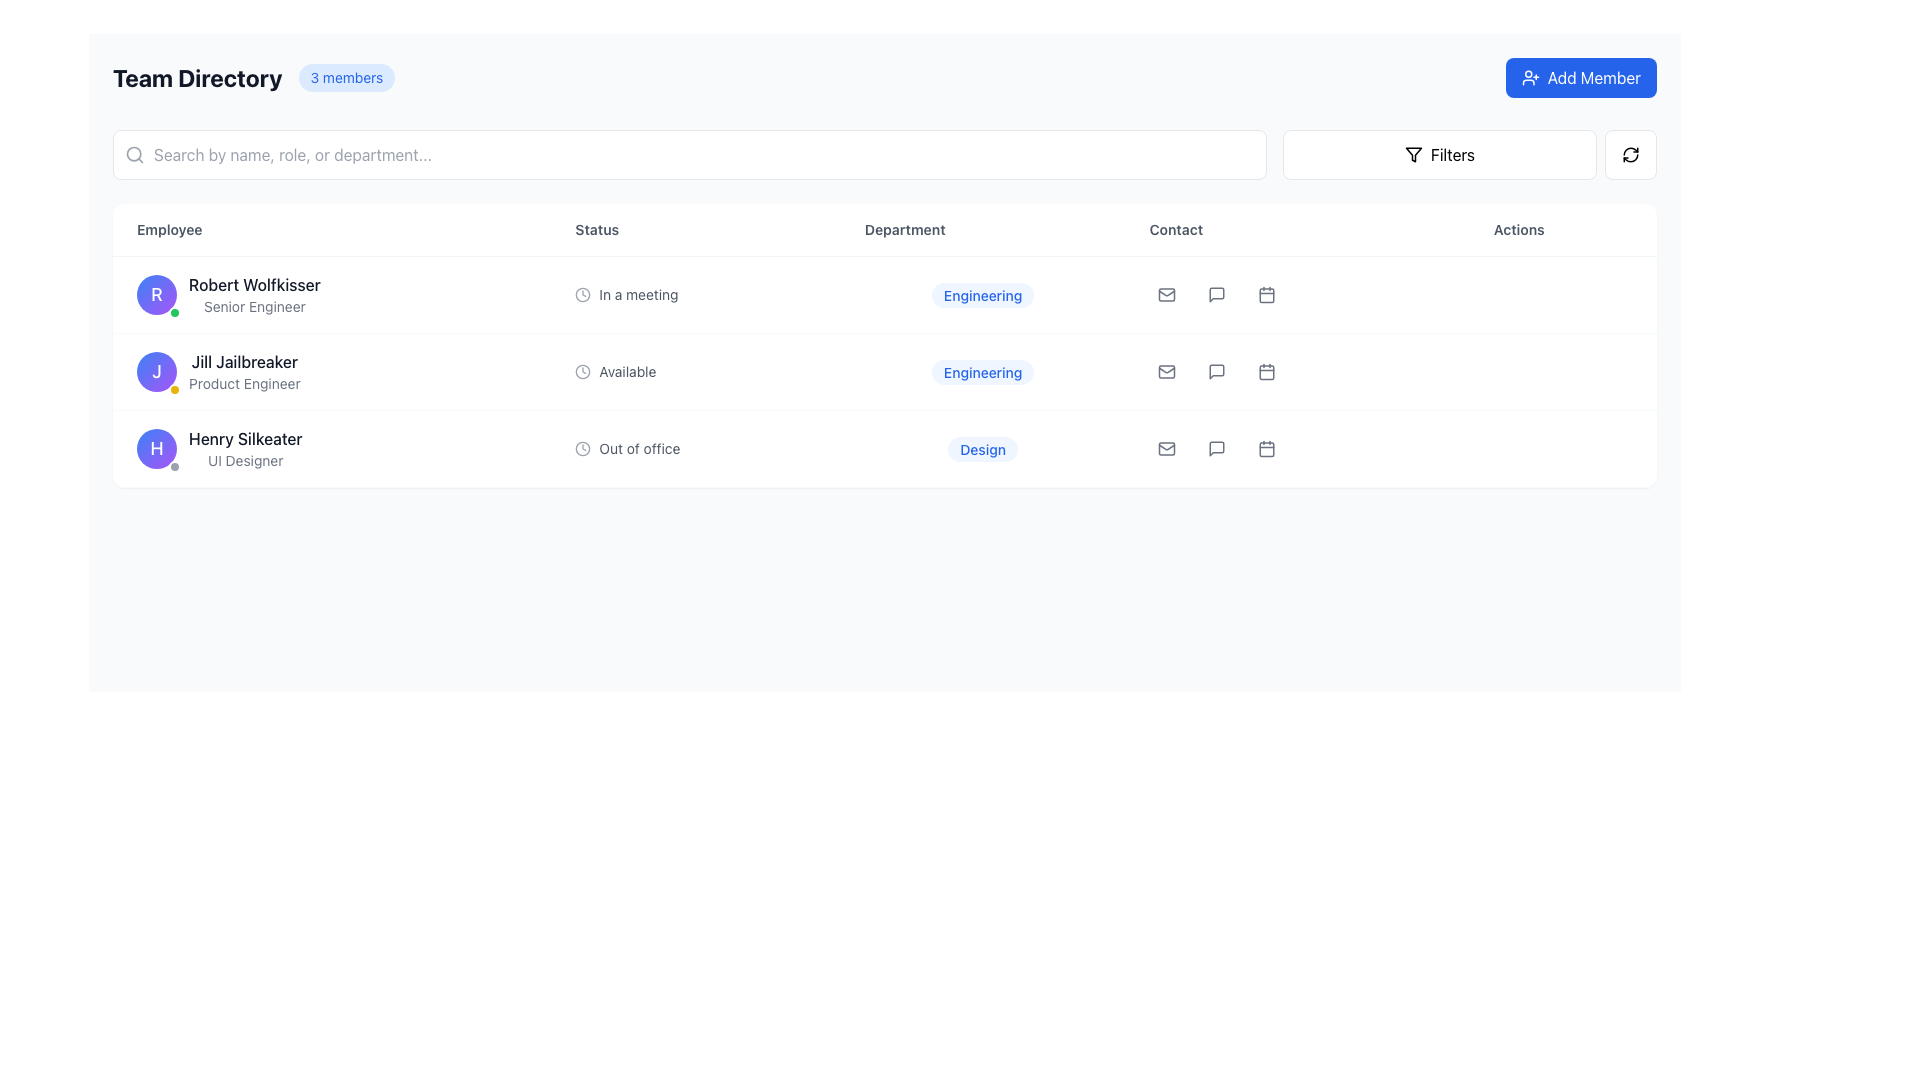 Image resolution: width=1920 pixels, height=1080 pixels. I want to click on the refresh button located on the right side of the top filter section to reload the associated dataset or page, so click(1631, 153).